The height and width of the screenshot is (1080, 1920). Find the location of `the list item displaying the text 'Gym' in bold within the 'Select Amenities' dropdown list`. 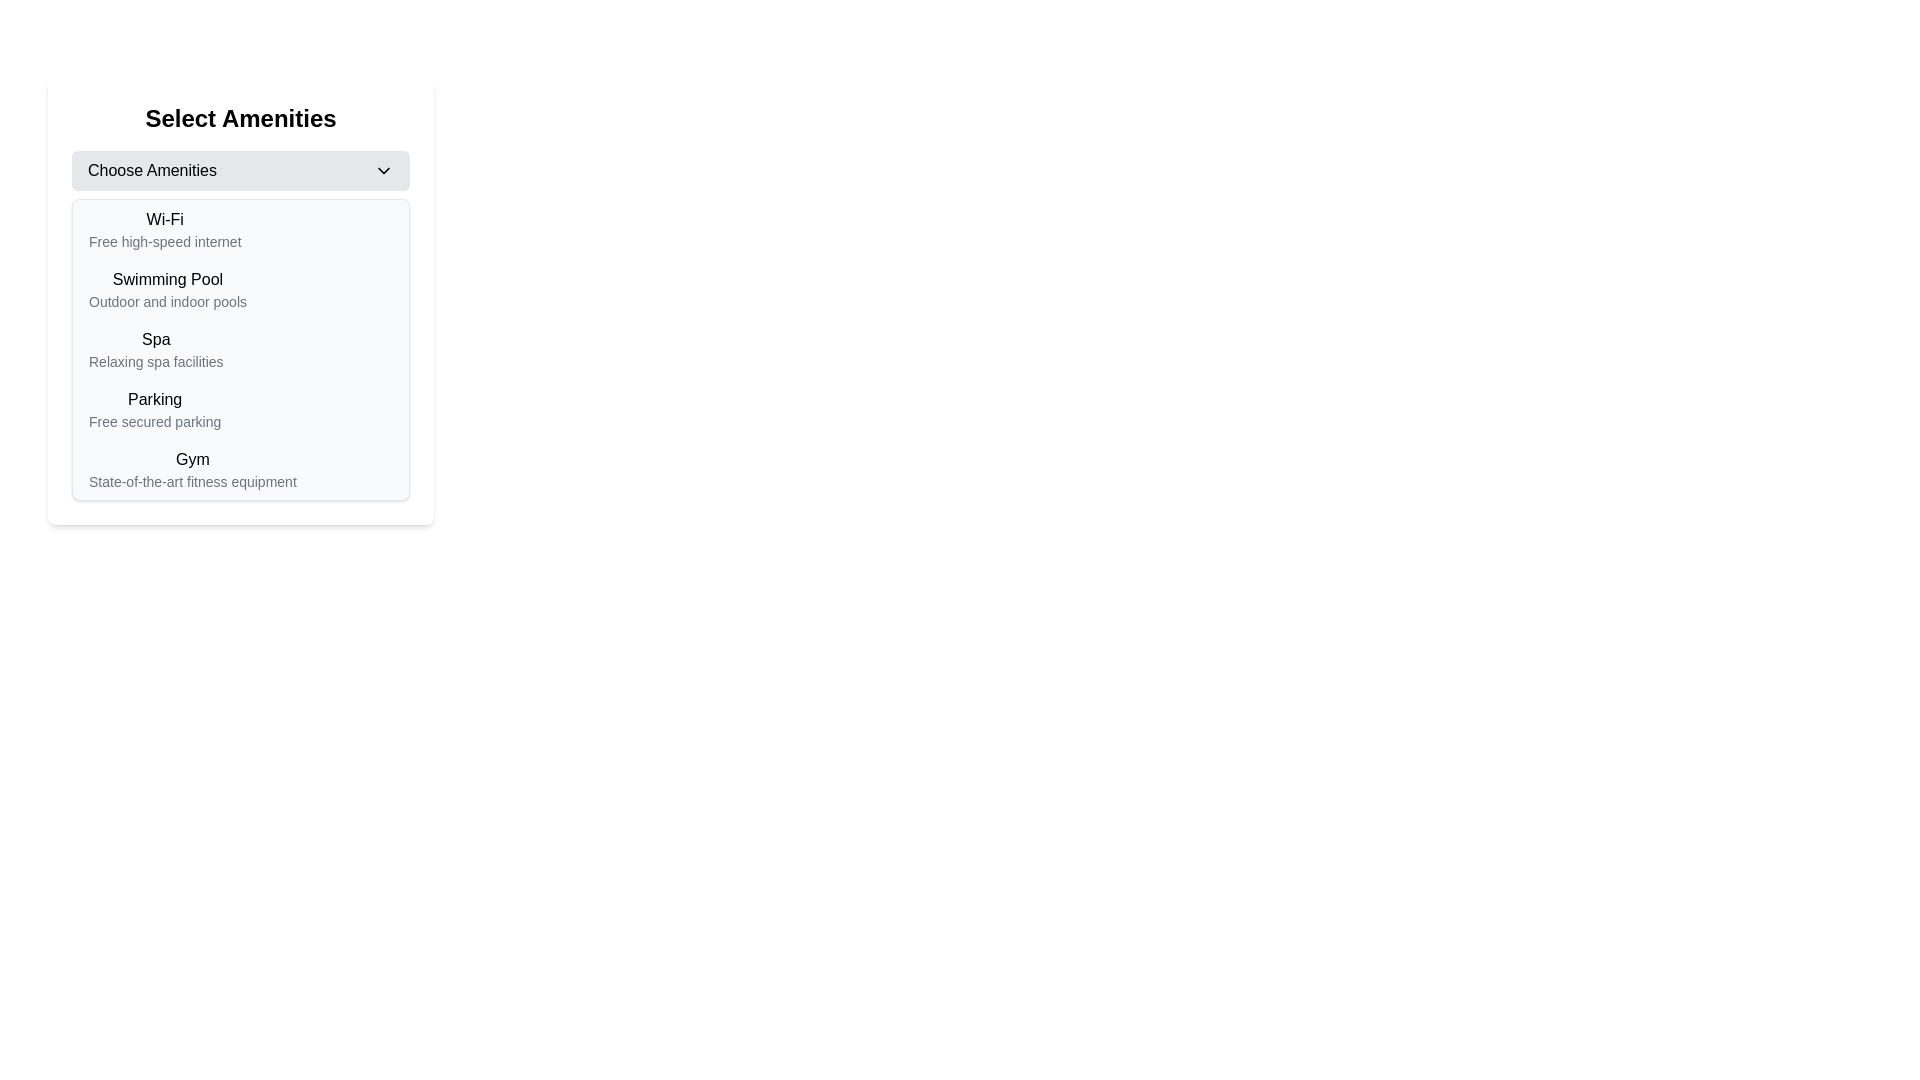

the list item displaying the text 'Gym' in bold within the 'Select Amenities' dropdown list is located at coordinates (192, 470).